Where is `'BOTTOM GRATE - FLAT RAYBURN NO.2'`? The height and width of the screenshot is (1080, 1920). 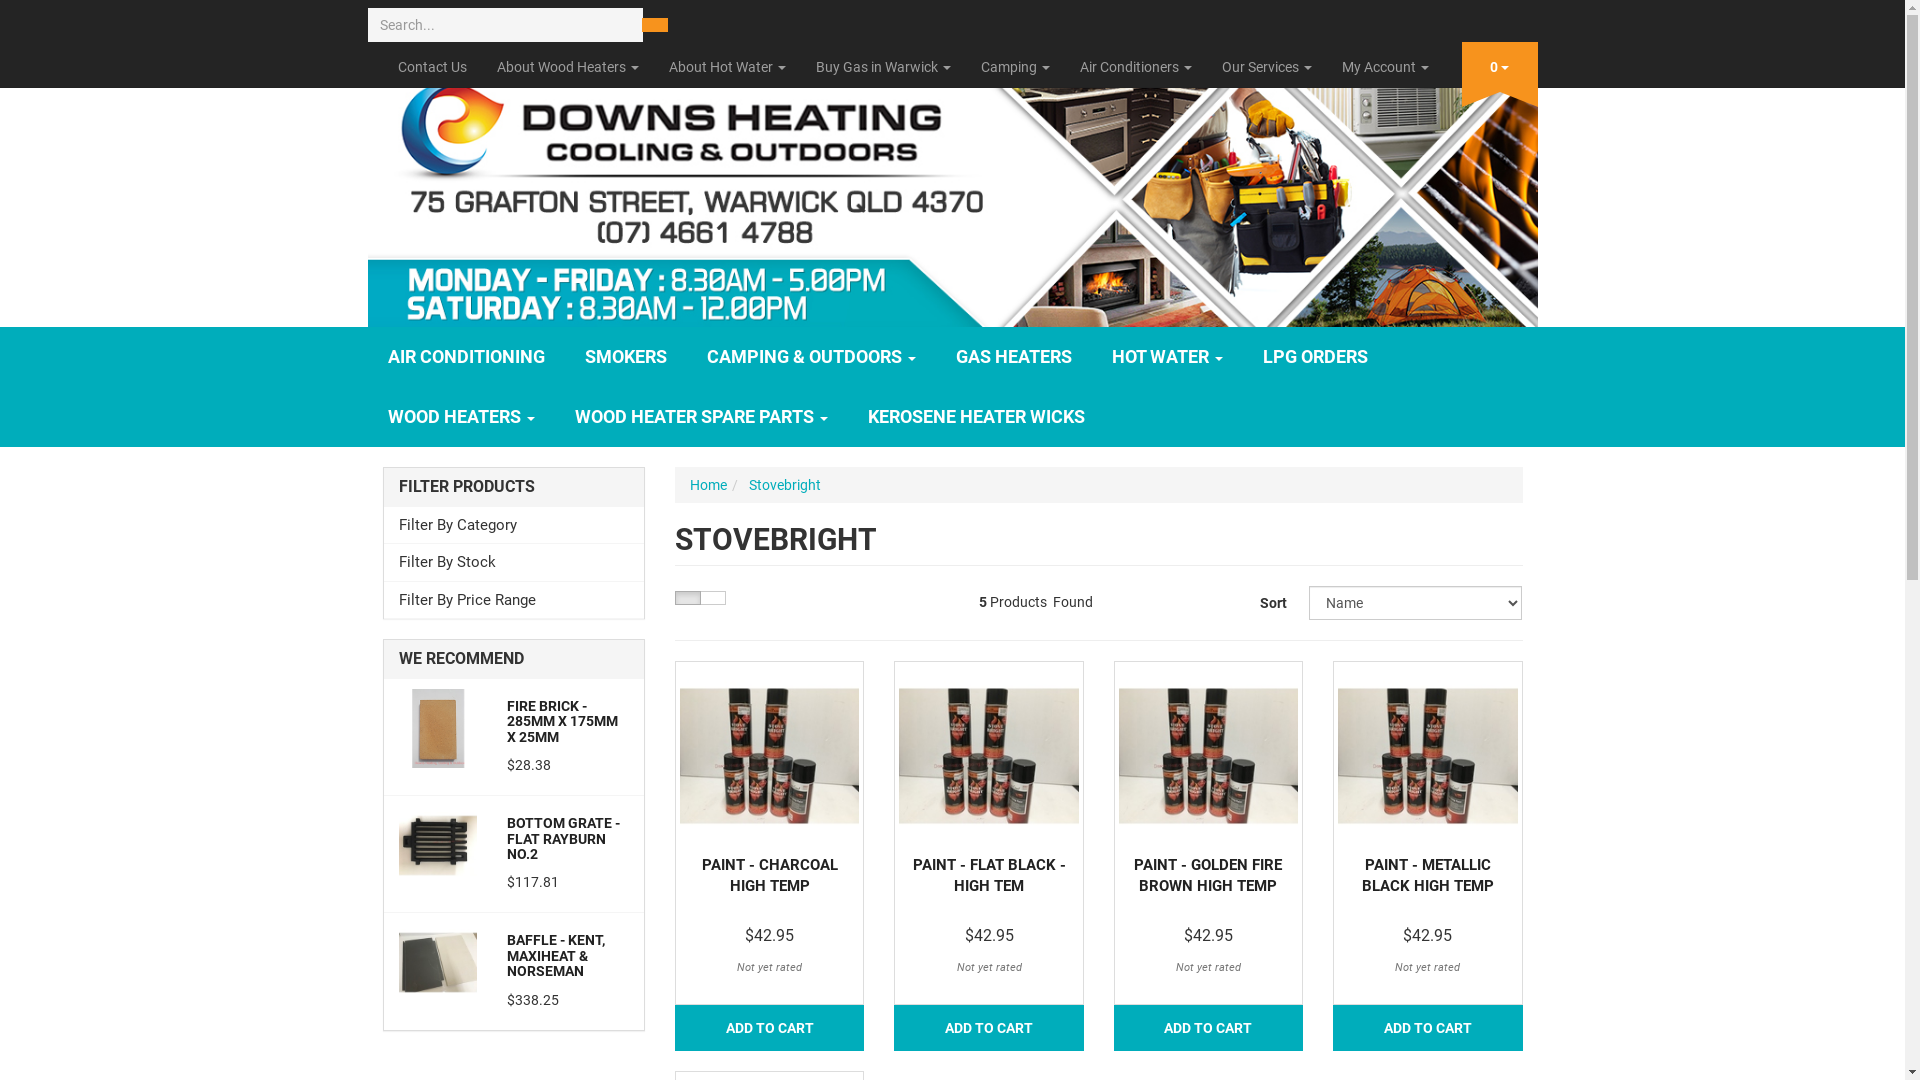 'BOTTOM GRATE - FLAT RAYBURN NO.2' is located at coordinates (562, 838).